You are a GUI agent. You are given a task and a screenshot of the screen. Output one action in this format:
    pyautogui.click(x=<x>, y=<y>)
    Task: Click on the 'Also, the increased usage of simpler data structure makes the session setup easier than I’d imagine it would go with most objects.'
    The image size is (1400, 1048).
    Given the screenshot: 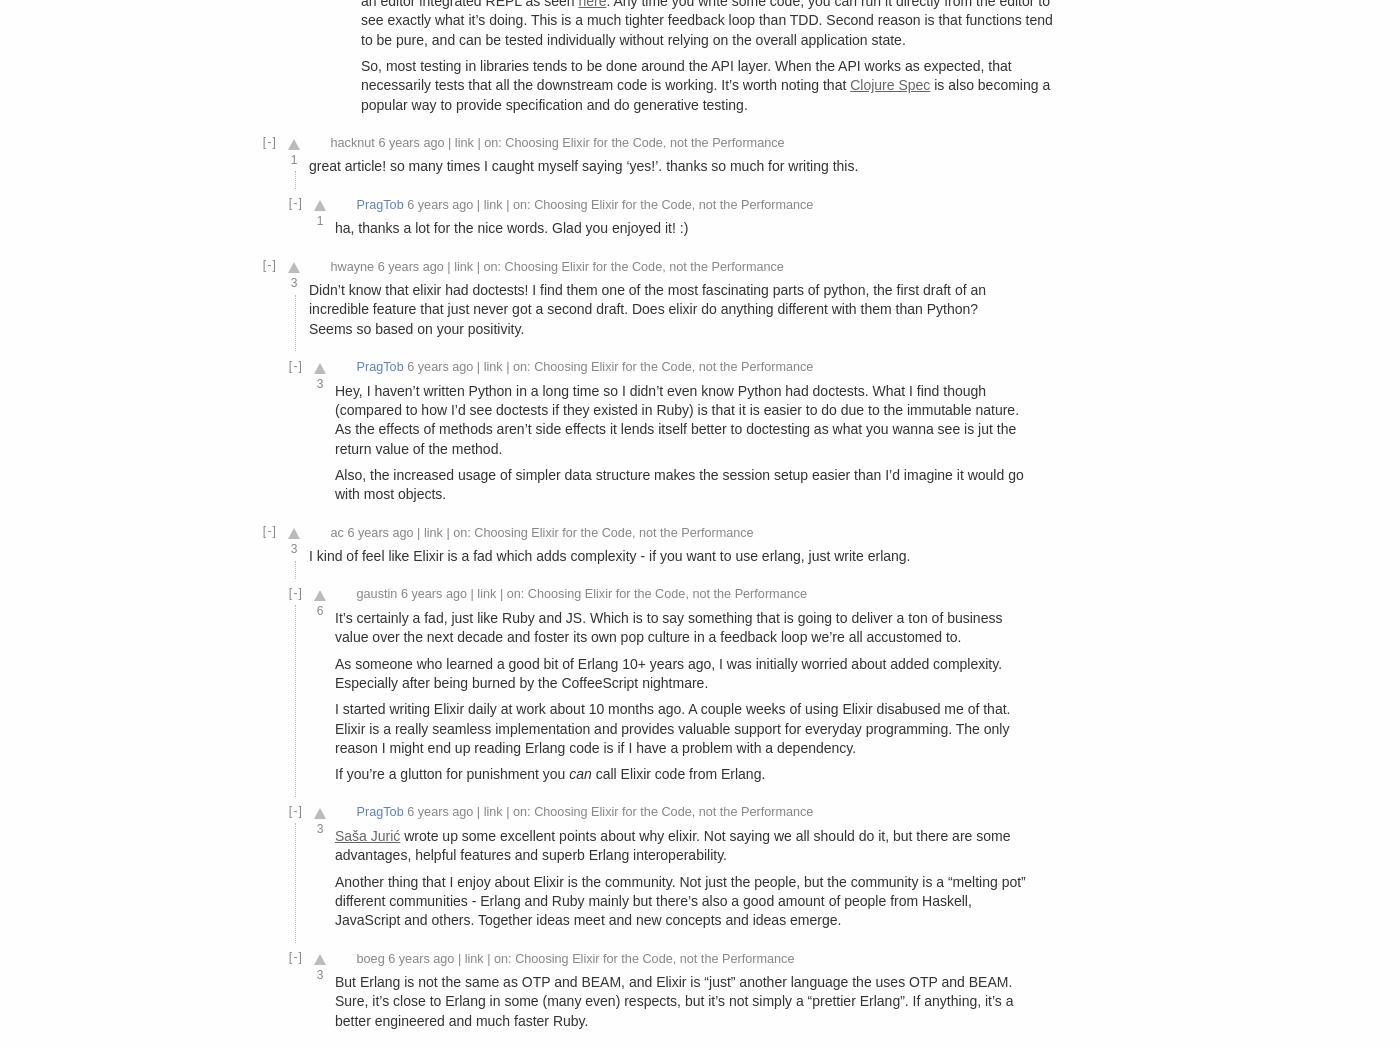 What is the action you would take?
    pyautogui.click(x=335, y=483)
    